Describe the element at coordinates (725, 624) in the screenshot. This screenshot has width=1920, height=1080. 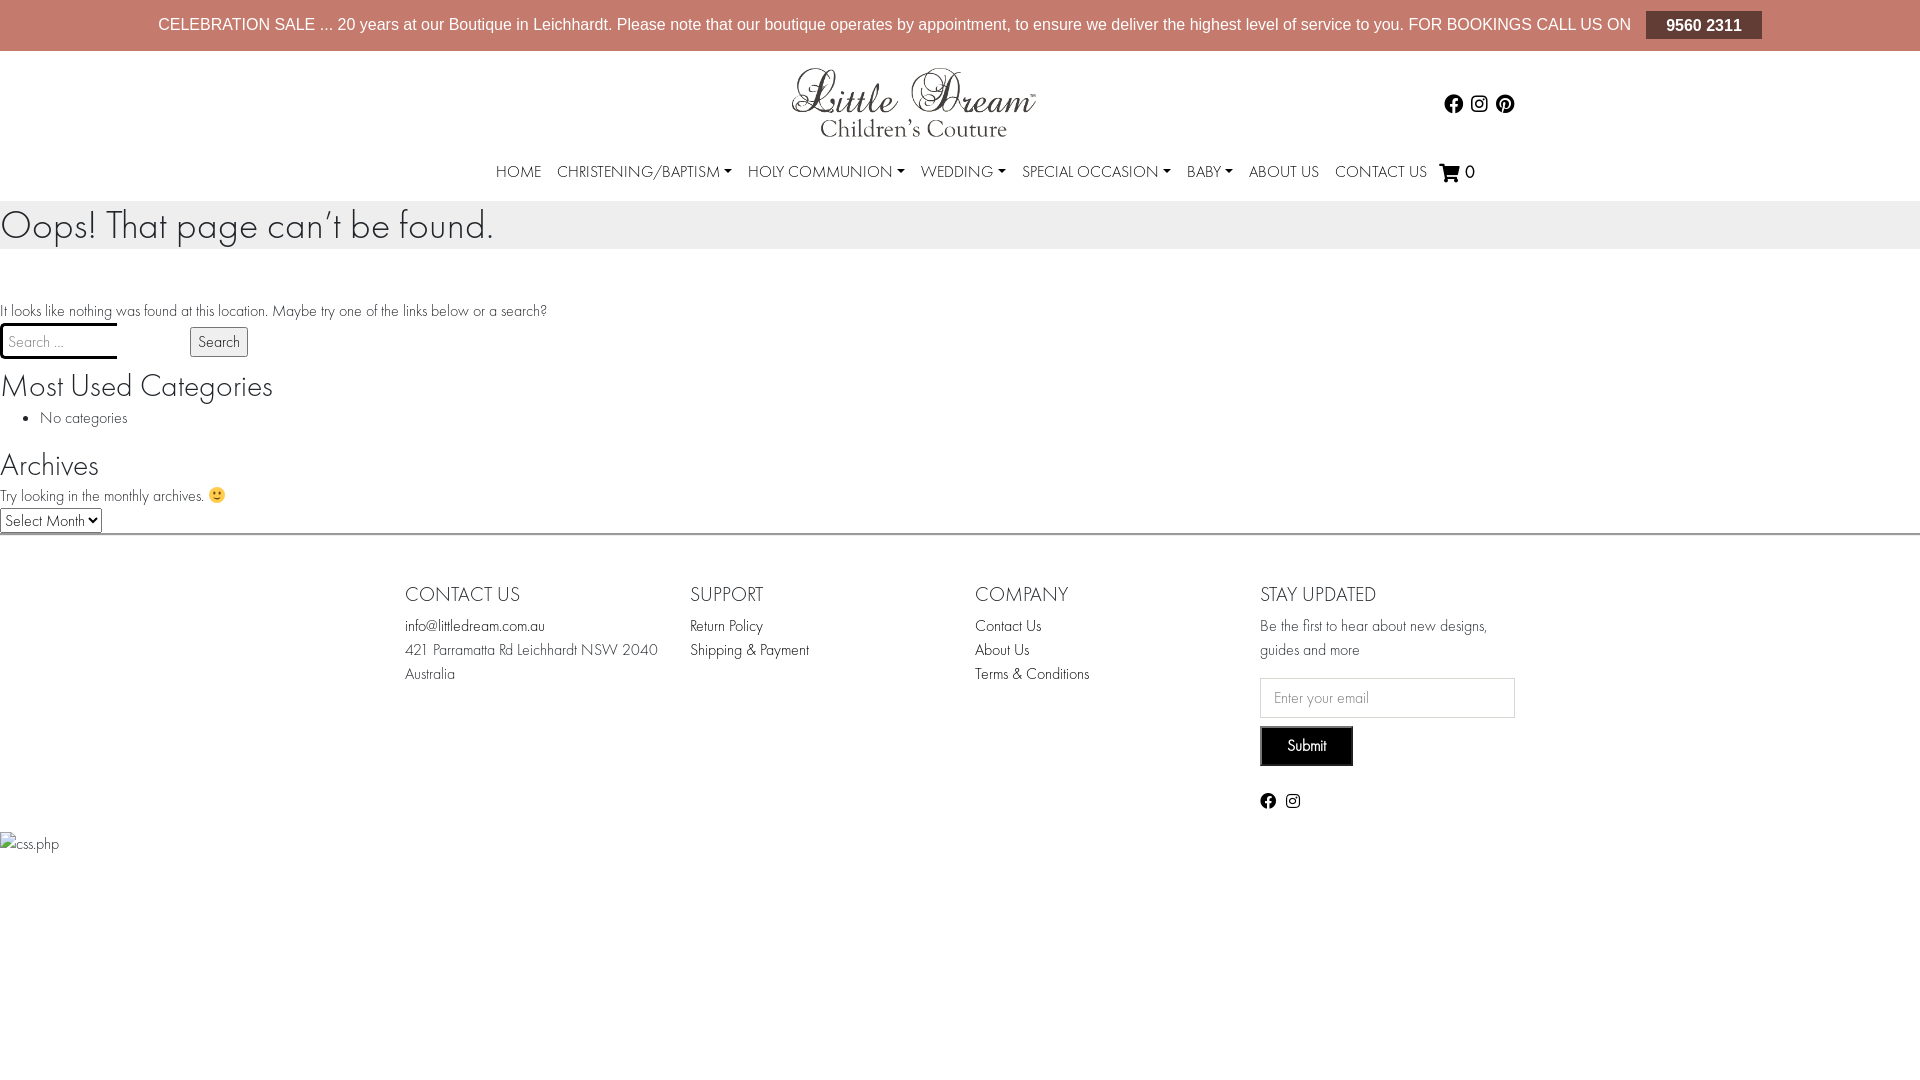
I see `'Return Policy'` at that location.